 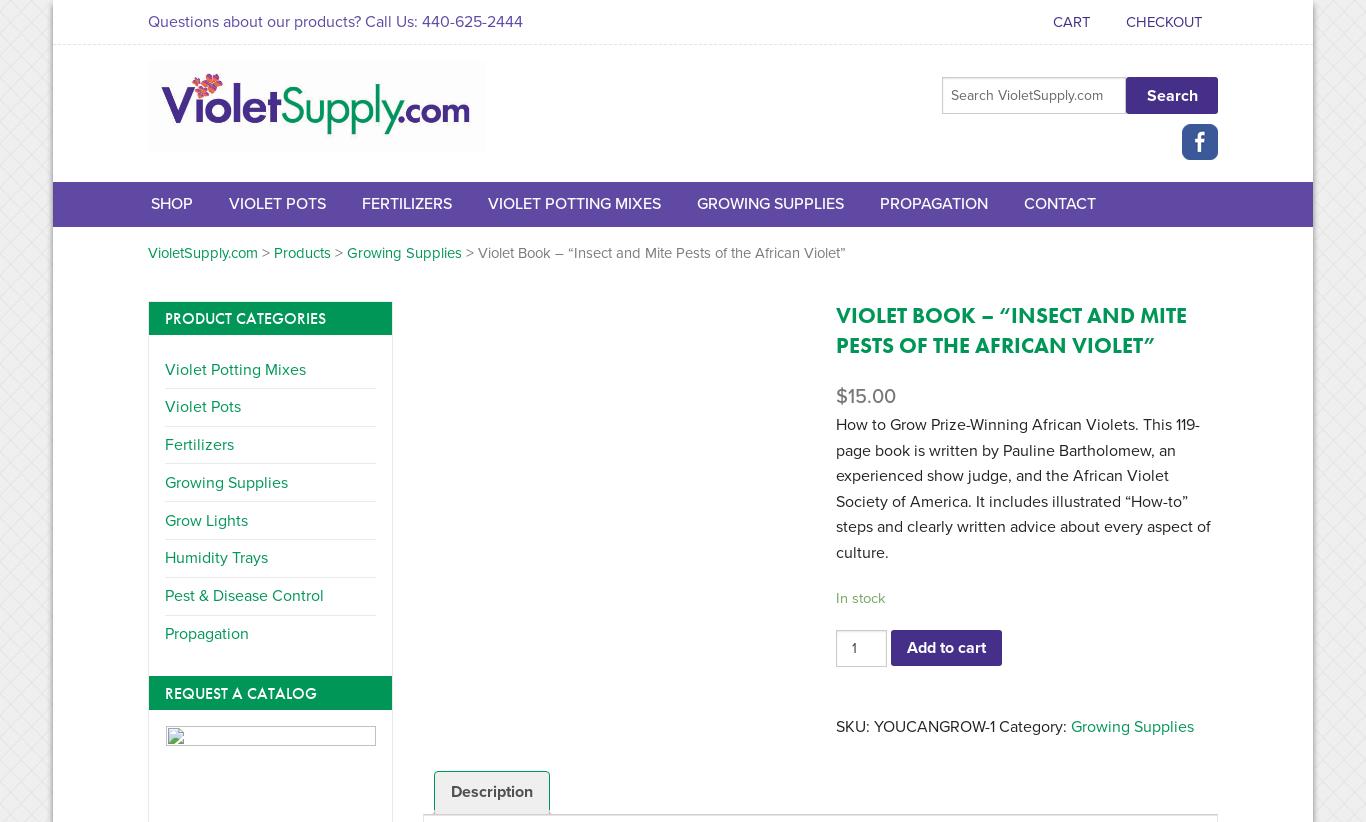 What do you see at coordinates (164, 317) in the screenshot?
I see `'Product Categories'` at bounding box center [164, 317].